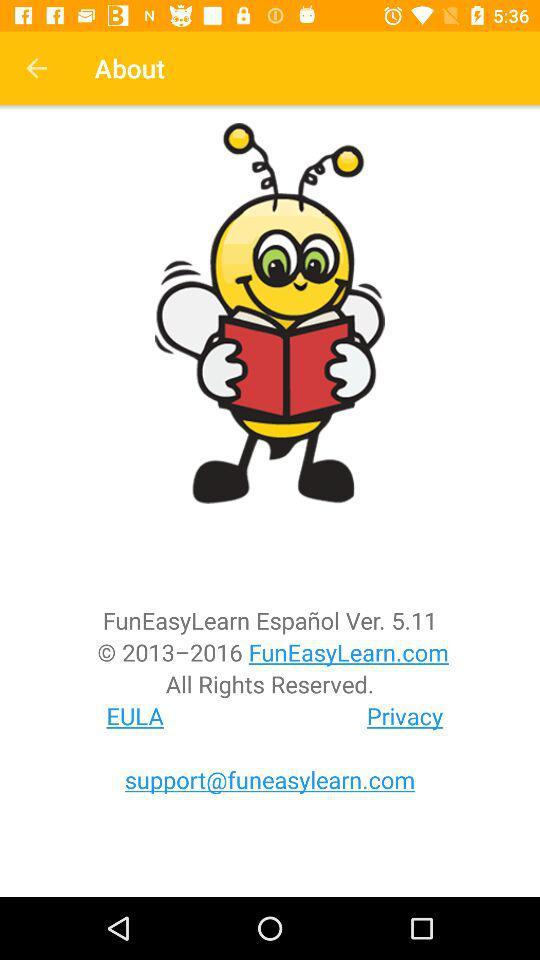  I want to click on icon to the right of eula, so click(405, 716).